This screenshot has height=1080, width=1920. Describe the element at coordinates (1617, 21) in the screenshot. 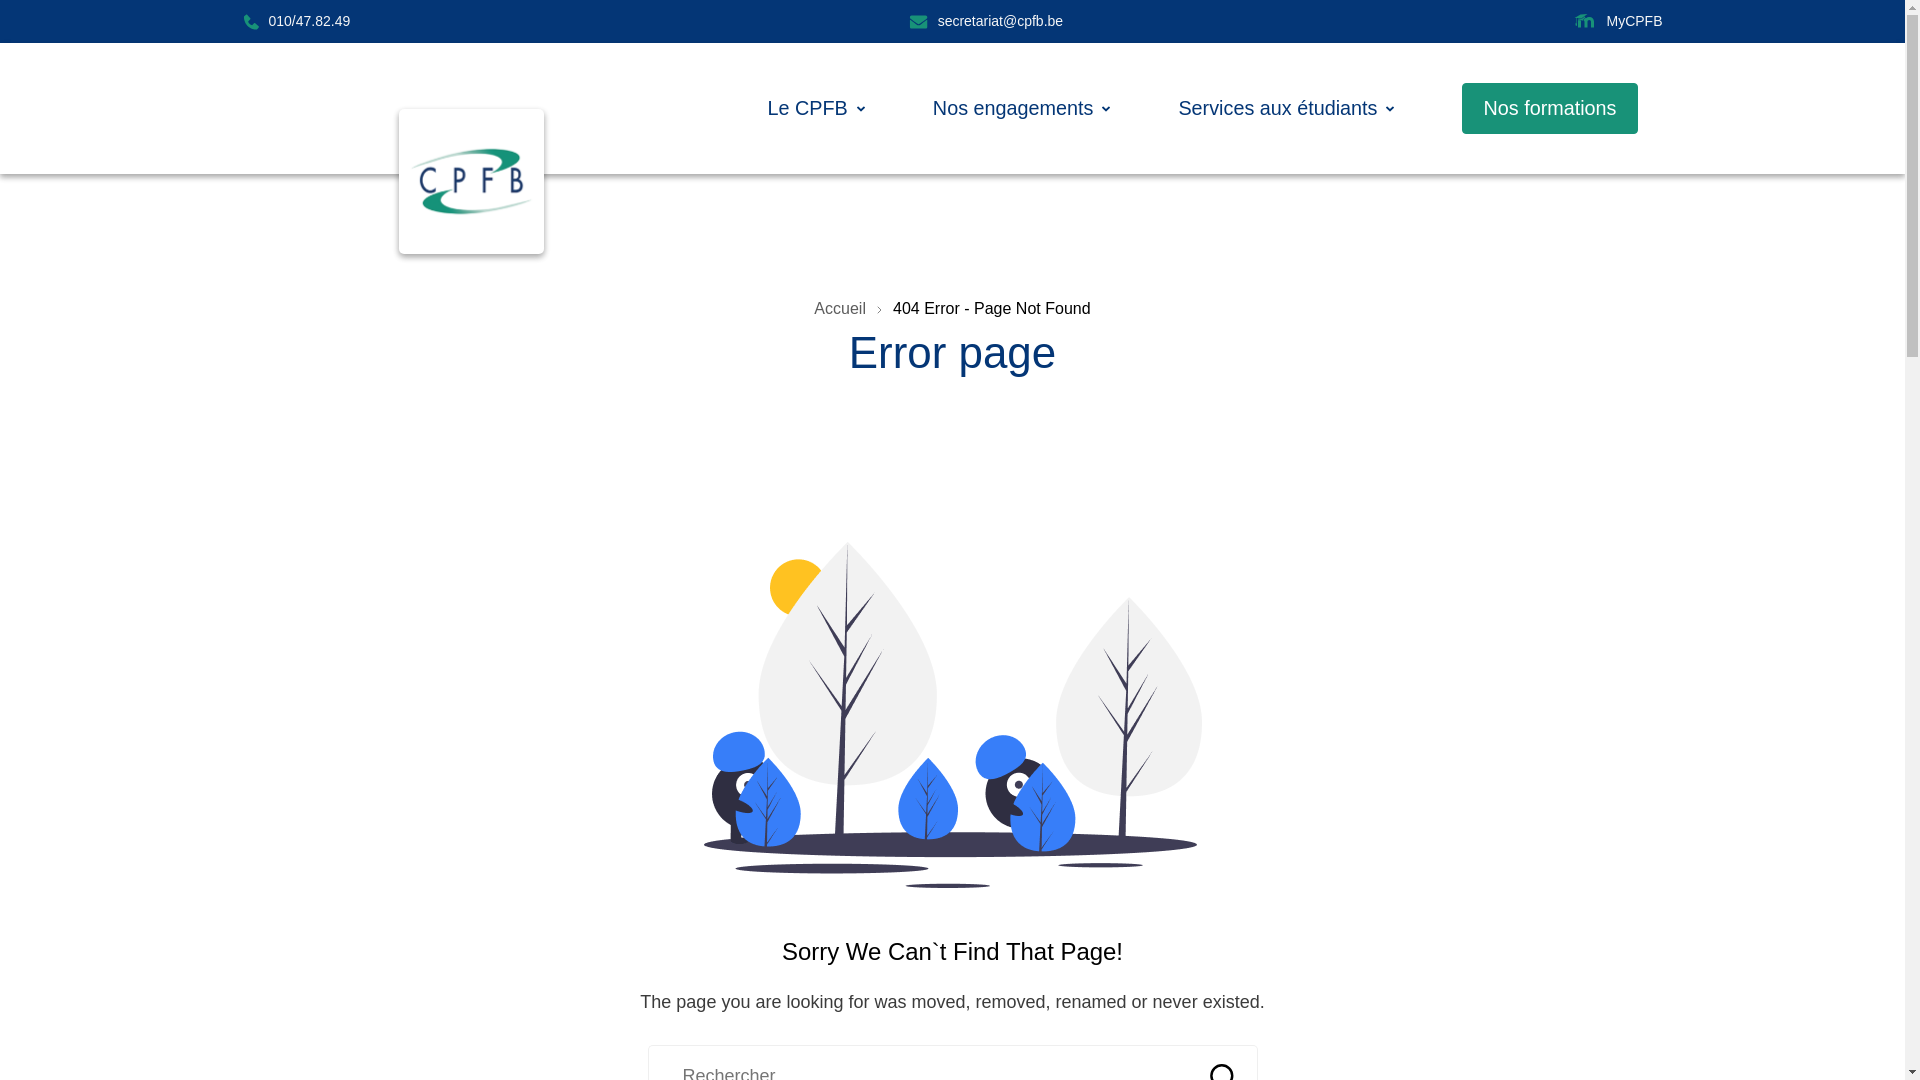

I see `'MyCPFB'` at that location.